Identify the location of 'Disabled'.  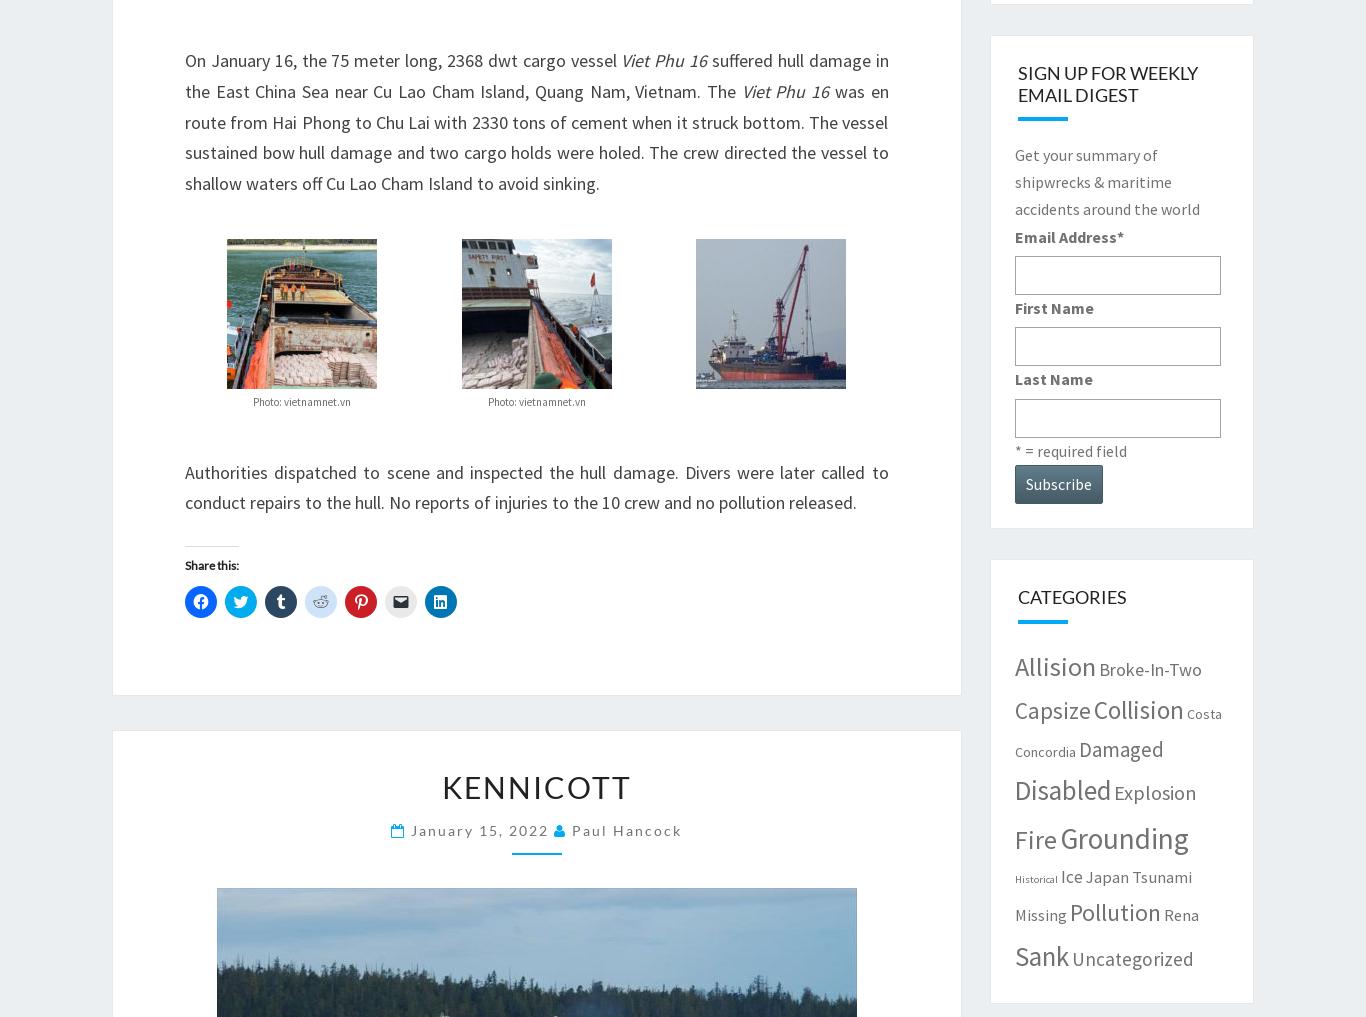
(1061, 789).